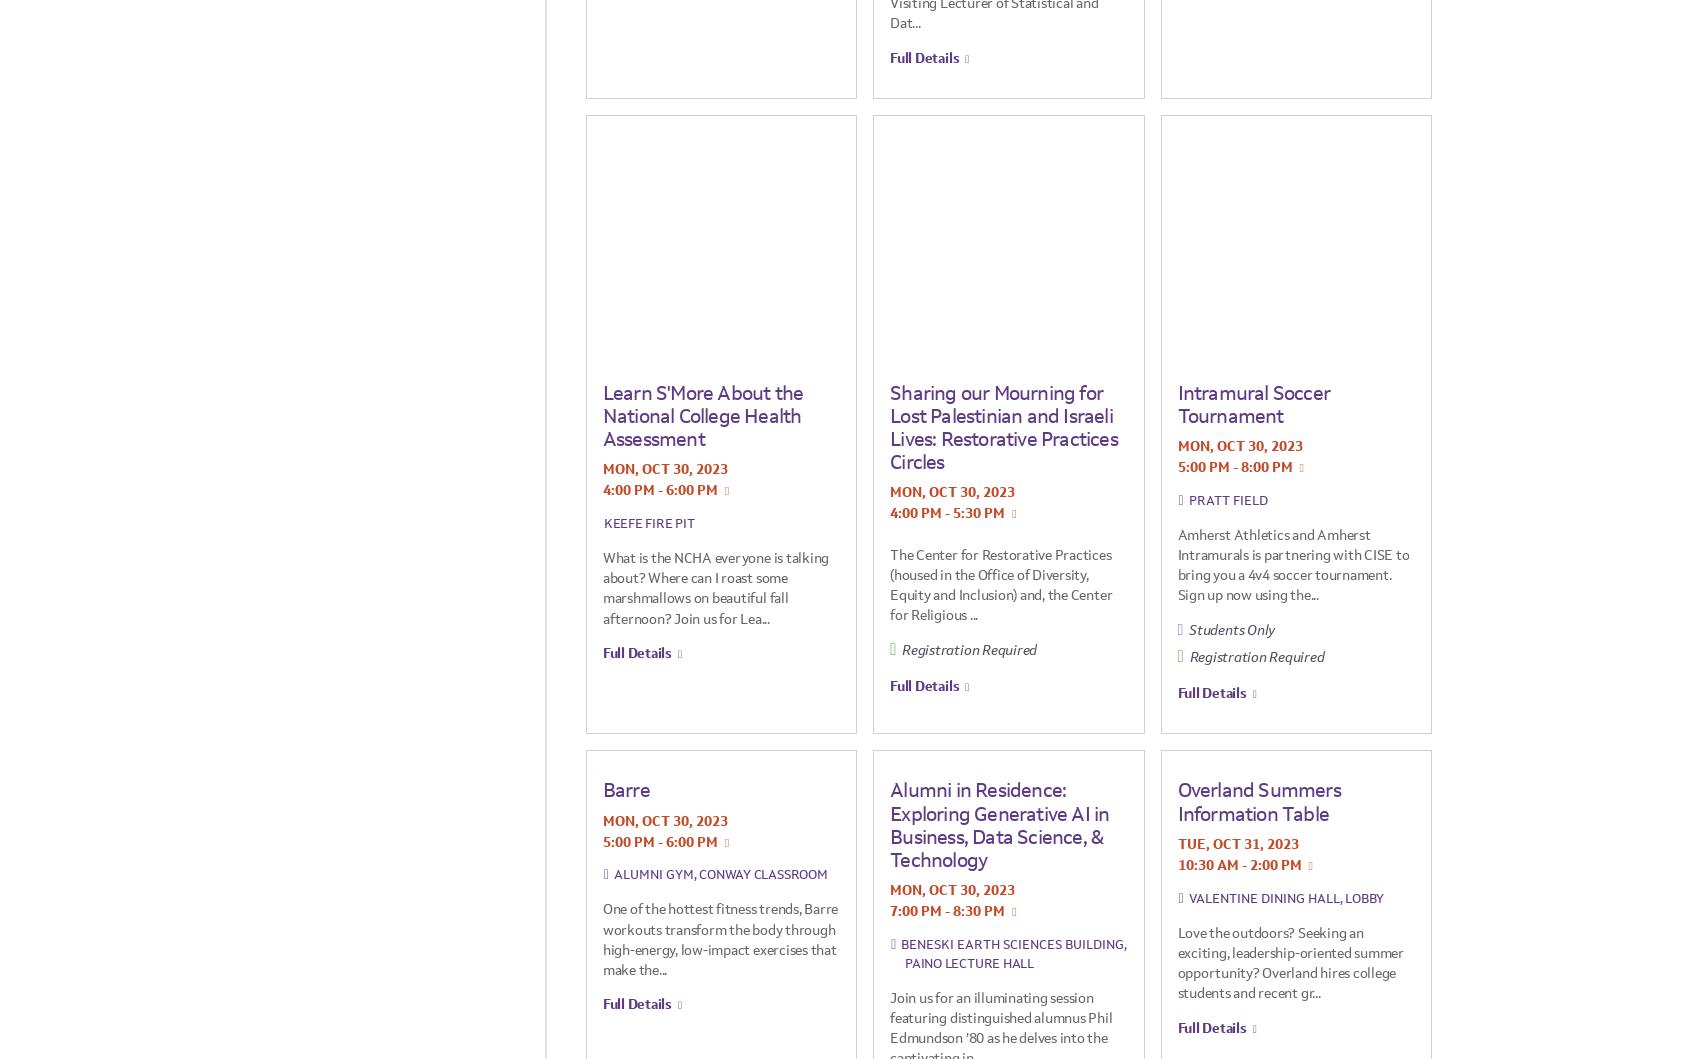  I want to click on 'Sharing our Mourning for Lost Palestinian and Israeli Lives: Restorative Practices Circles', so click(1002, 426).